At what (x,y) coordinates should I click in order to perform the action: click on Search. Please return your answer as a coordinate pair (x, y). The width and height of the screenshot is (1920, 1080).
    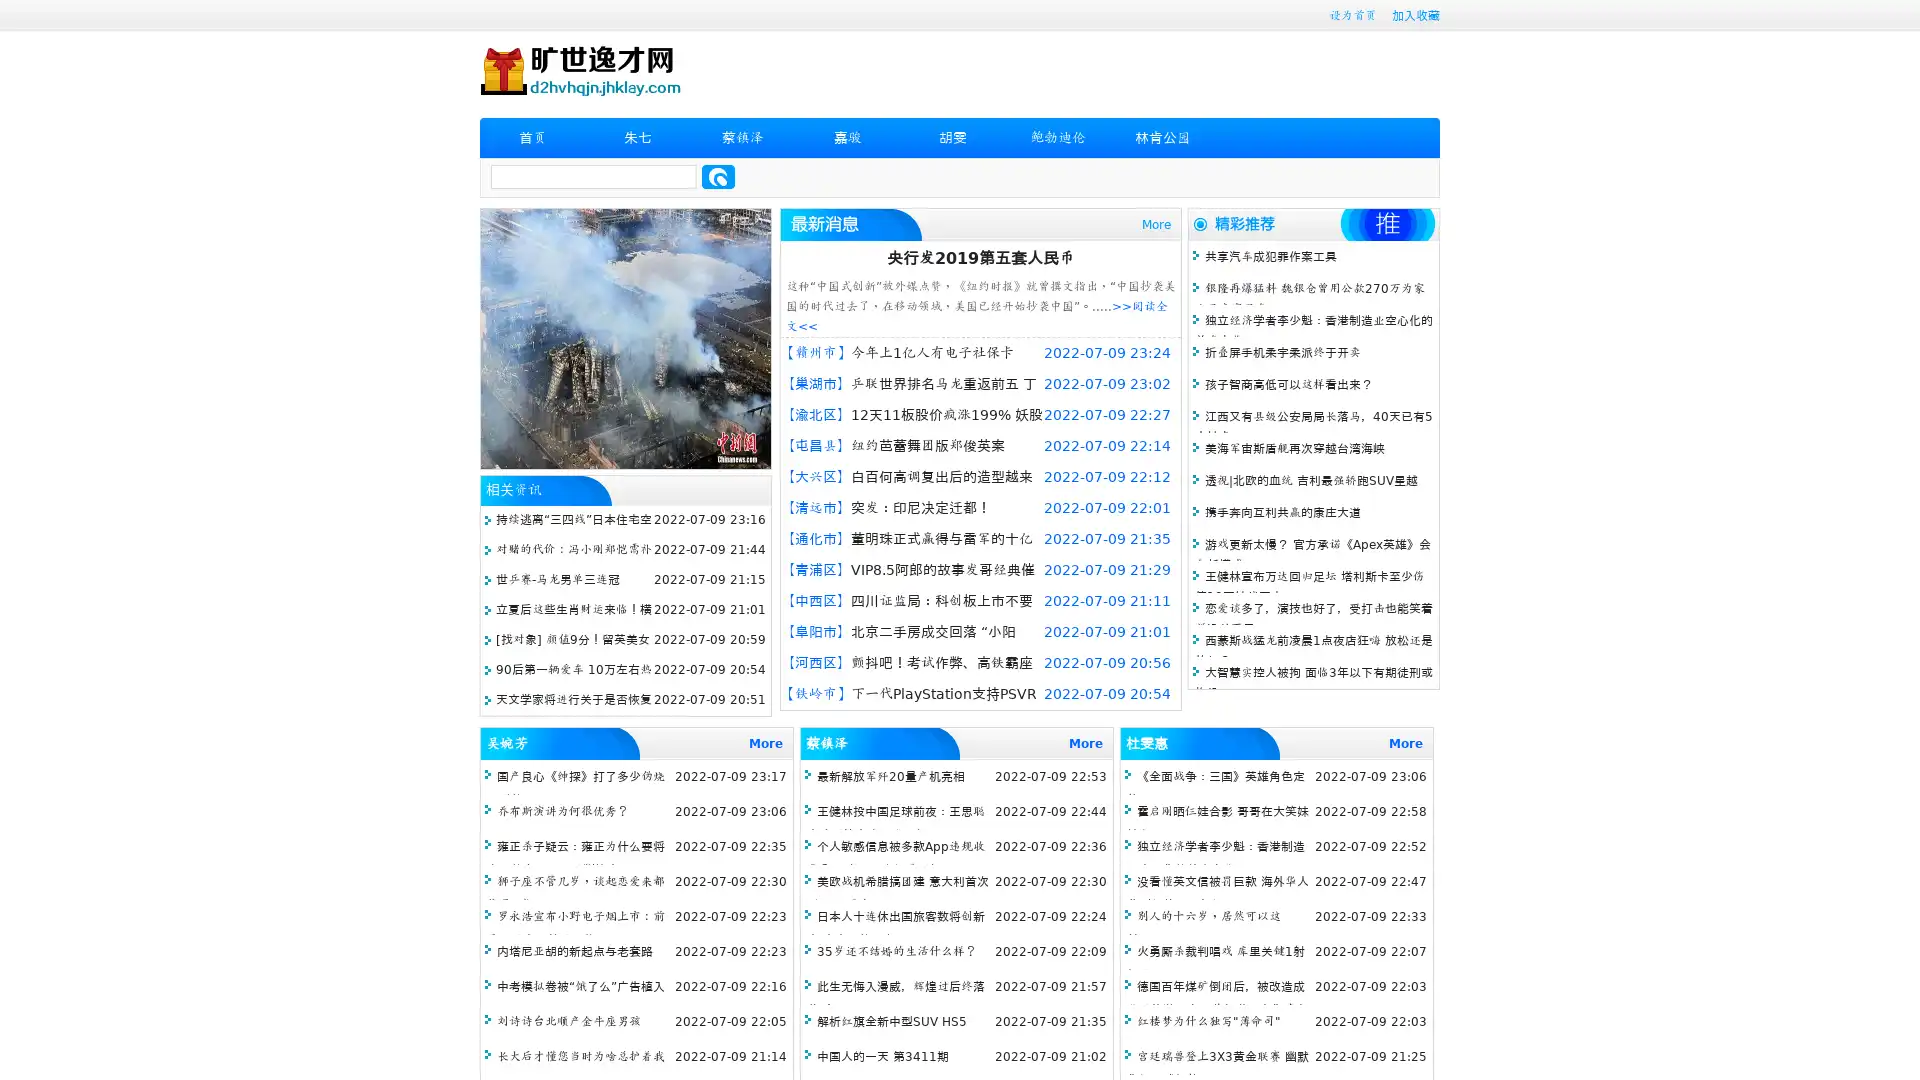
    Looking at the image, I should click on (718, 176).